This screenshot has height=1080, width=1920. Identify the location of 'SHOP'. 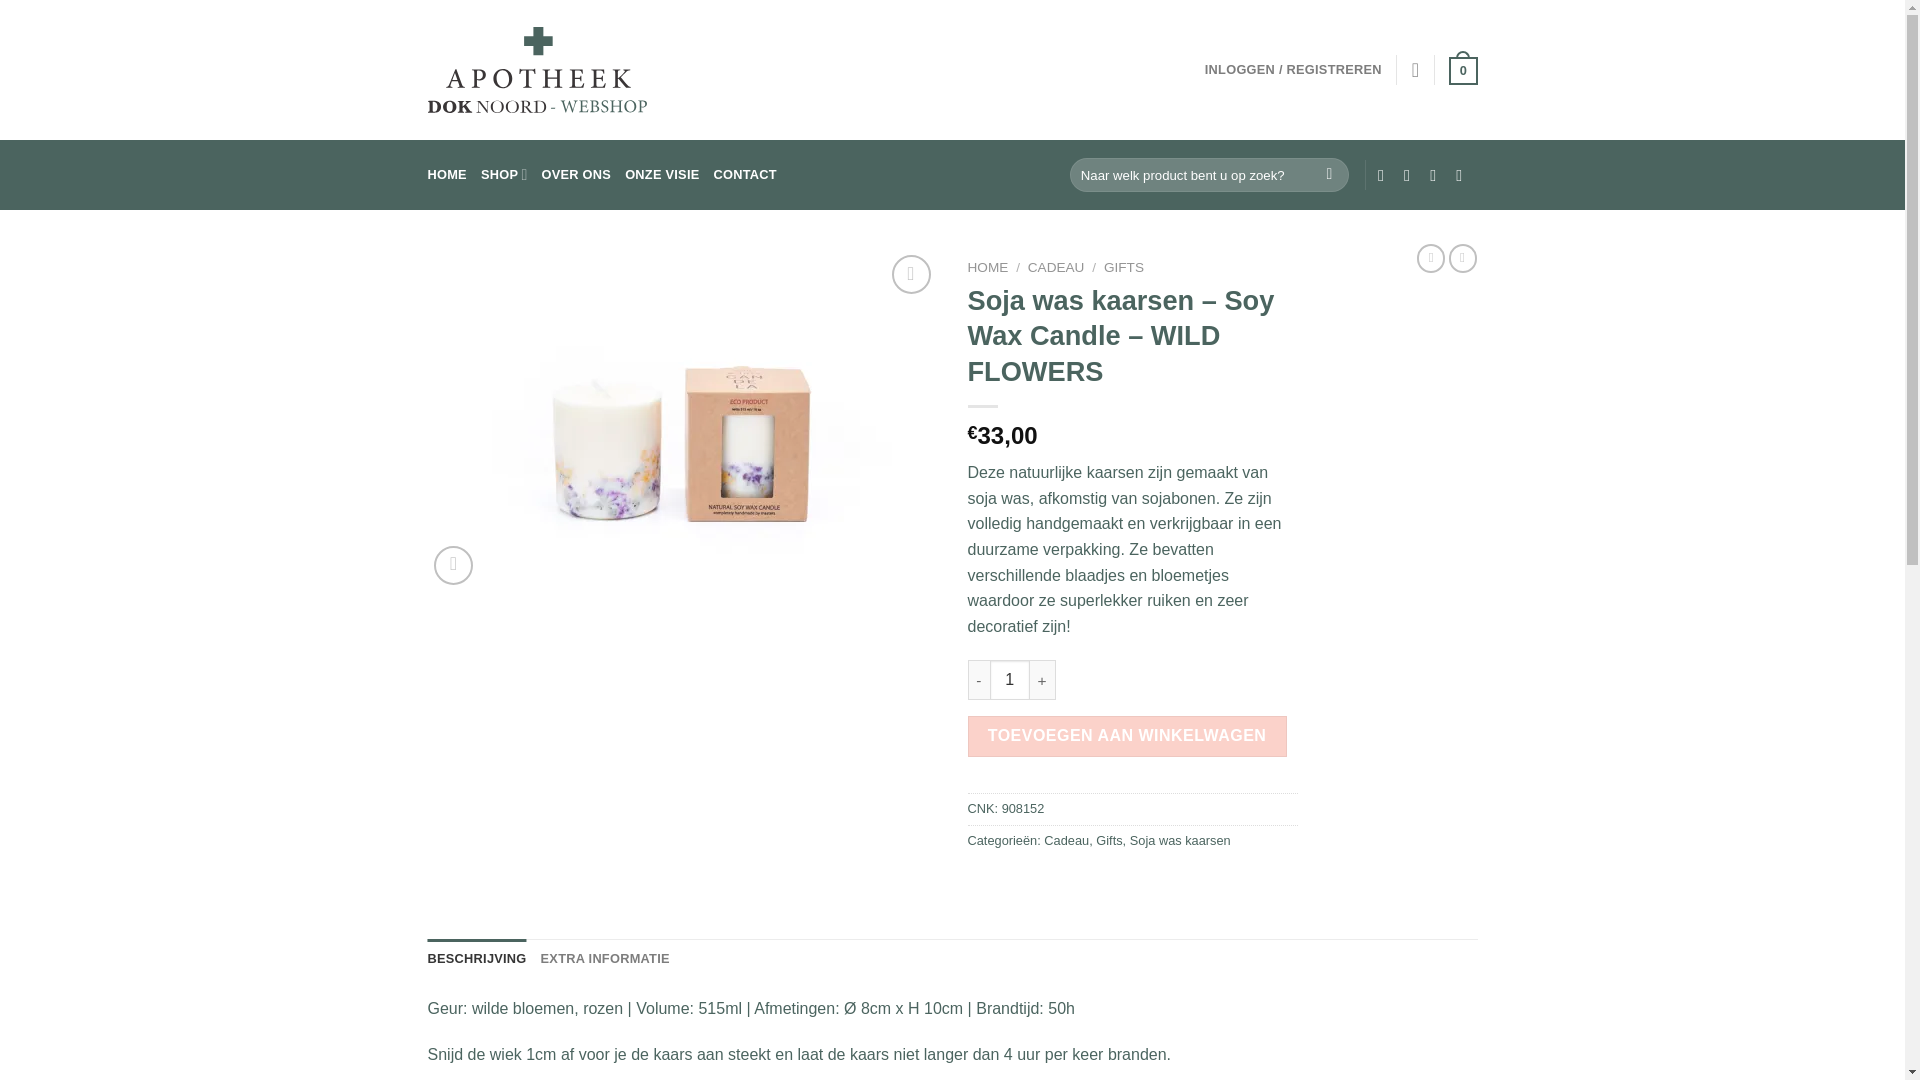
(480, 173).